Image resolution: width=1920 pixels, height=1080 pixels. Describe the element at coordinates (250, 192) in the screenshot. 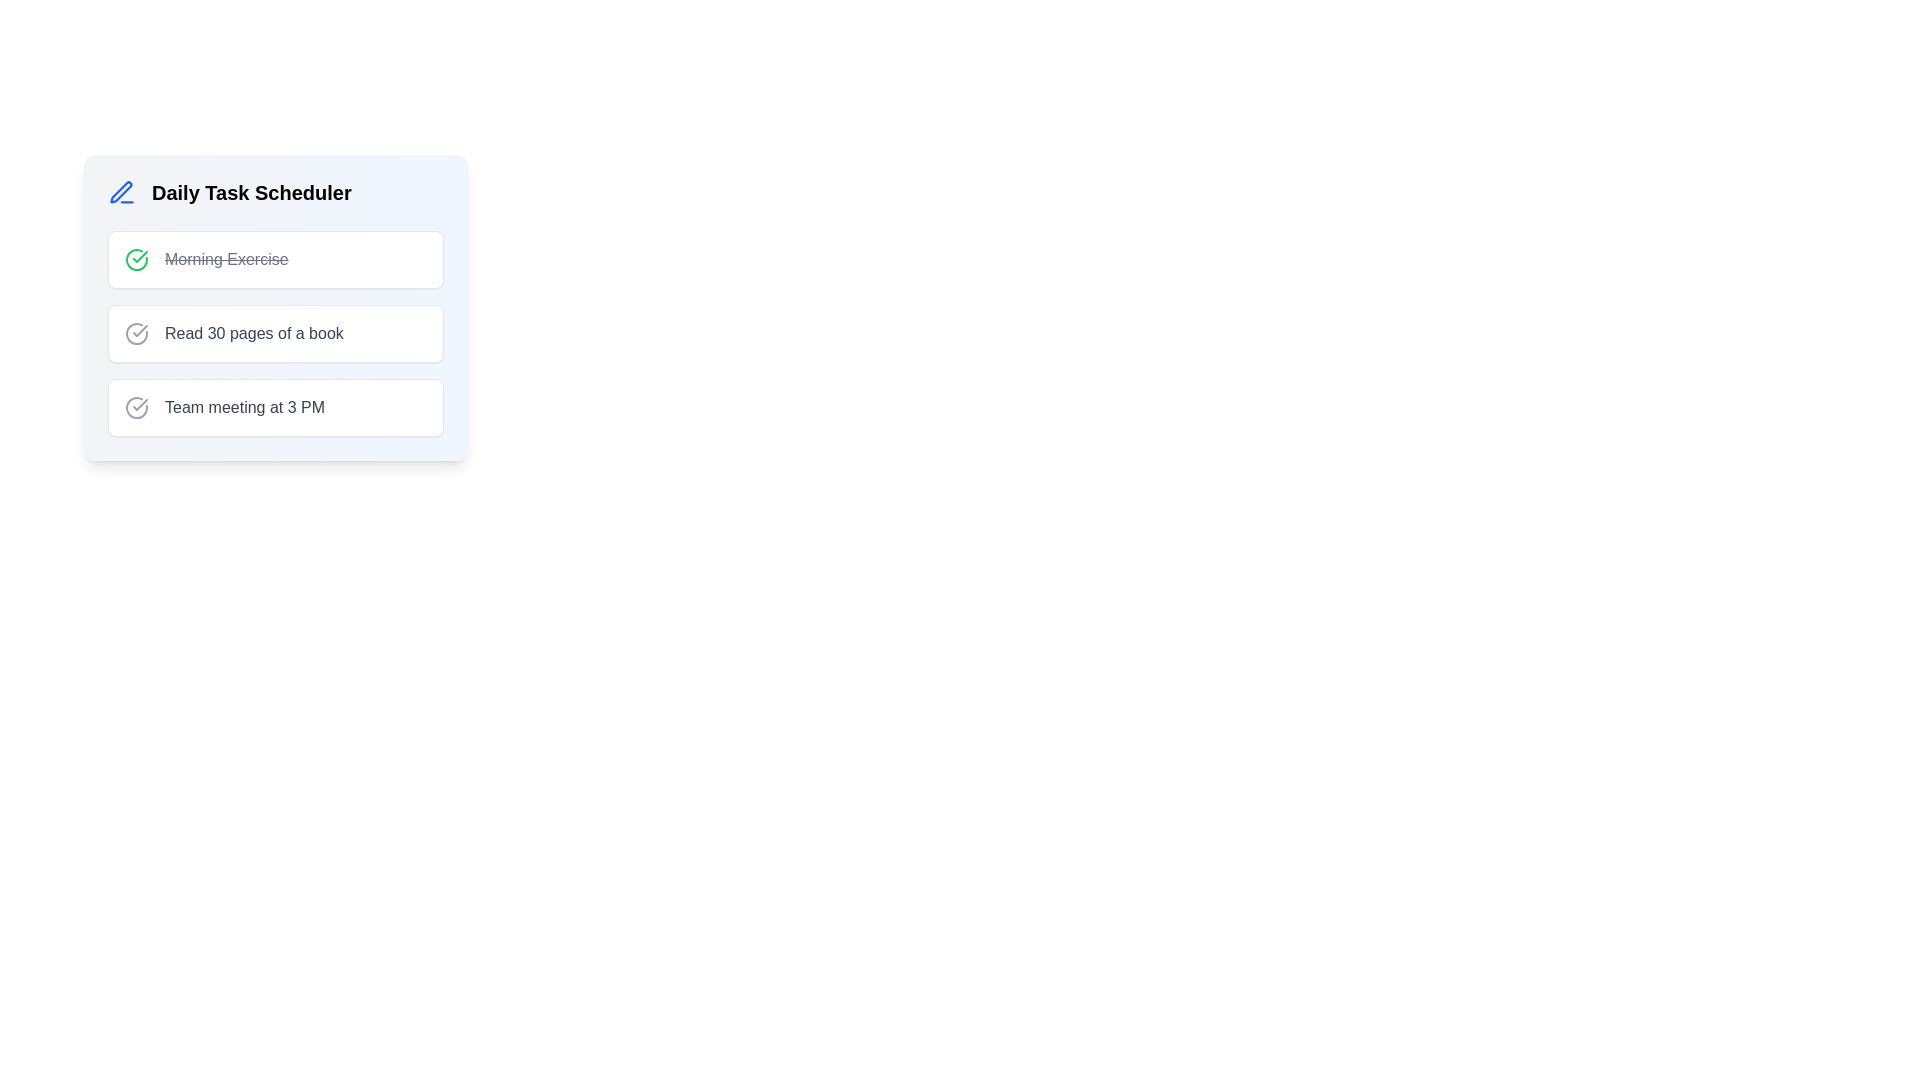

I see `the text label reading 'Daily Task Scheduler', which is styled in a prominent, bold serif font and positioned centrally within the task management card layout` at that location.